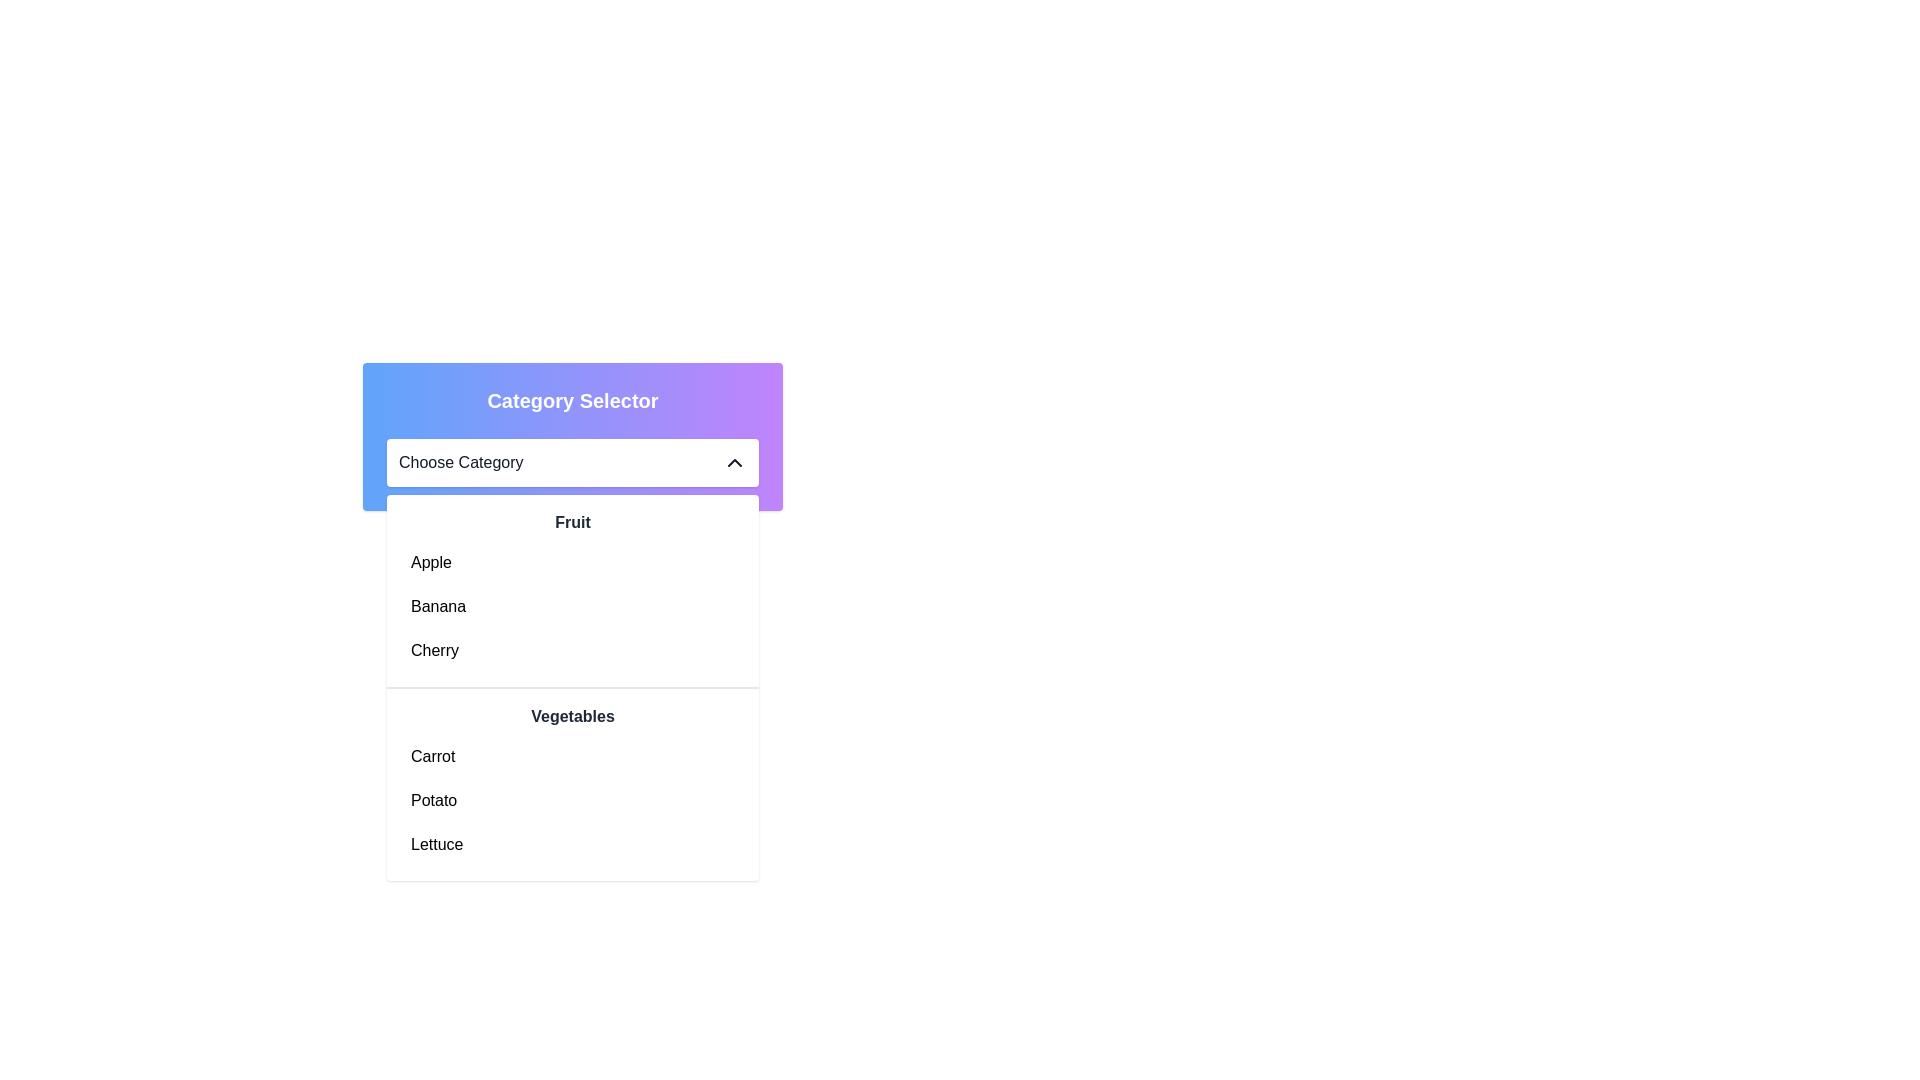  What do you see at coordinates (434, 651) in the screenshot?
I see `the third selectable item in the 'Fruit' section of the dropdown menu to focus on it` at bounding box center [434, 651].